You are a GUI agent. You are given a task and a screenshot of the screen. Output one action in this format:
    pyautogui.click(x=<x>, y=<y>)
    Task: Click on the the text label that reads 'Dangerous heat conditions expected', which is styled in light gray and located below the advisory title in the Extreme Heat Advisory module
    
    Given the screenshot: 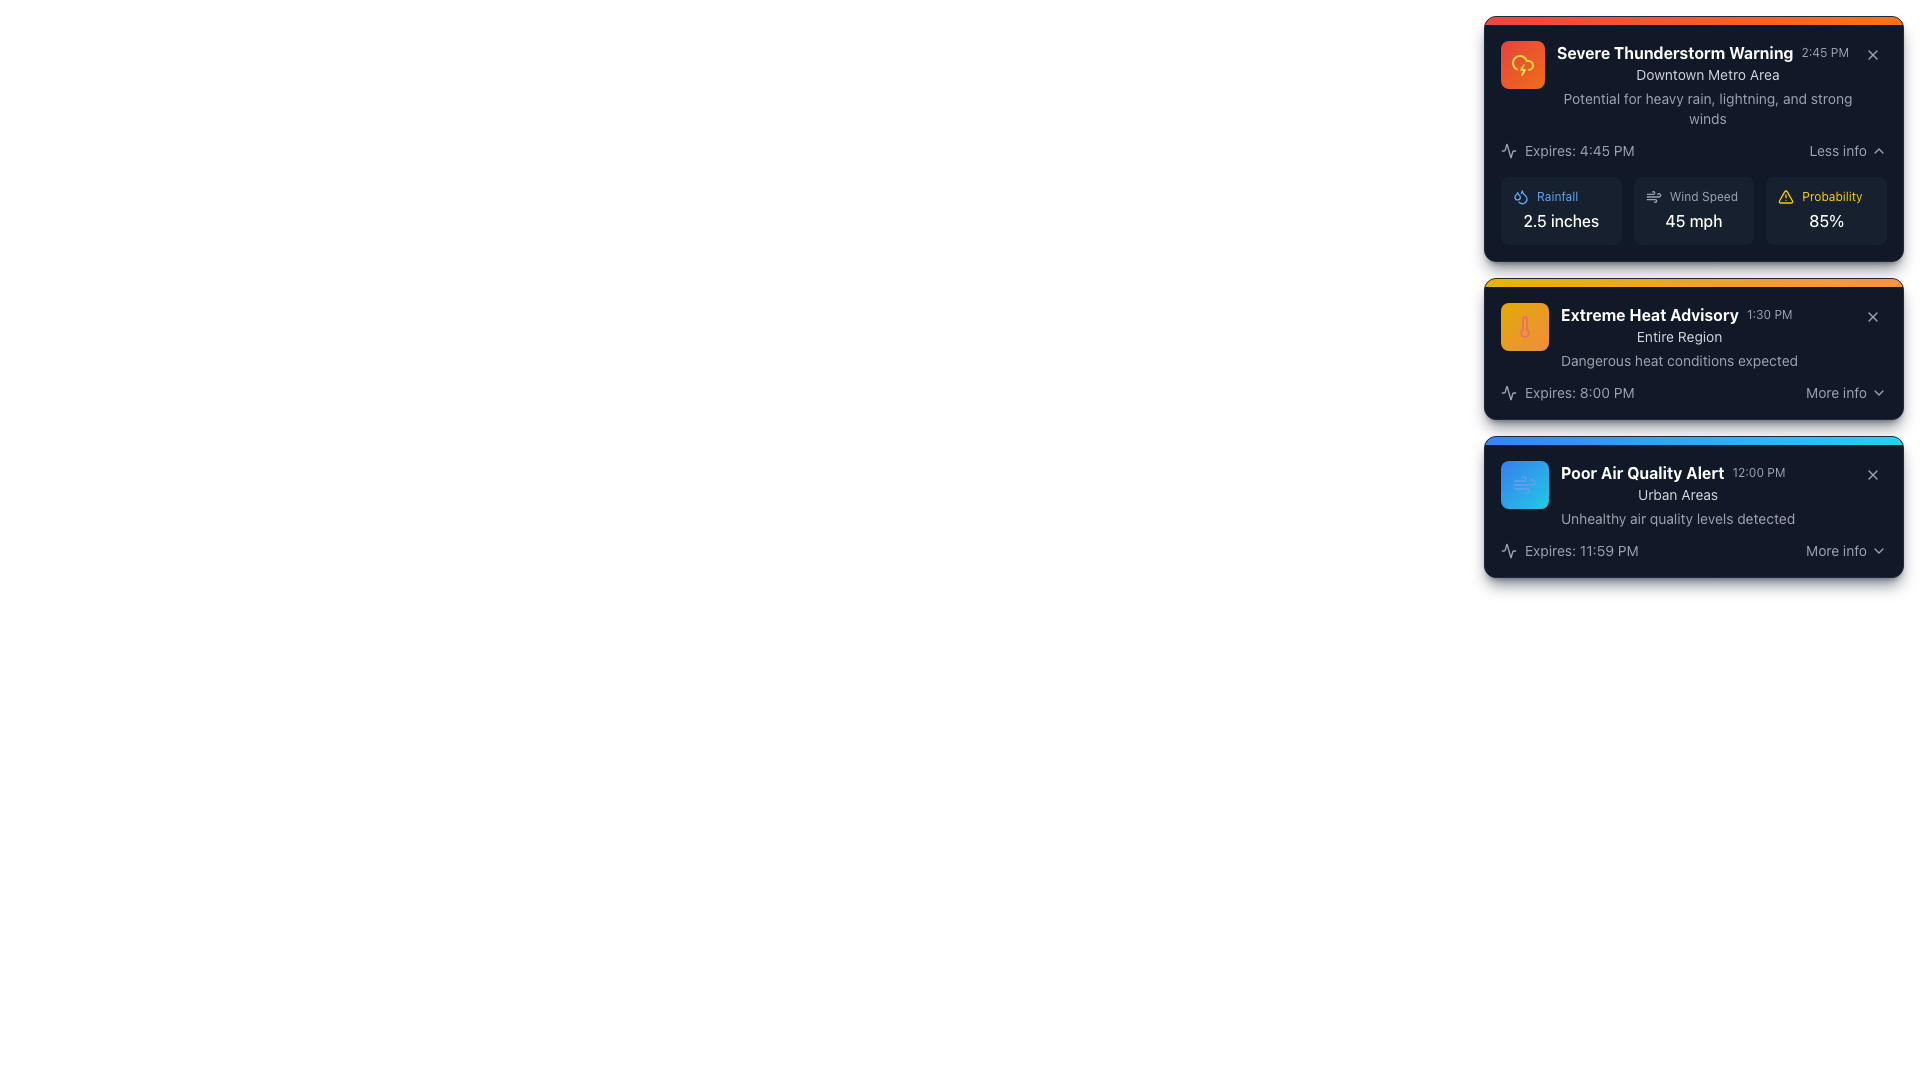 What is the action you would take?
    pyautogui.click(x=1679, y=361)
    